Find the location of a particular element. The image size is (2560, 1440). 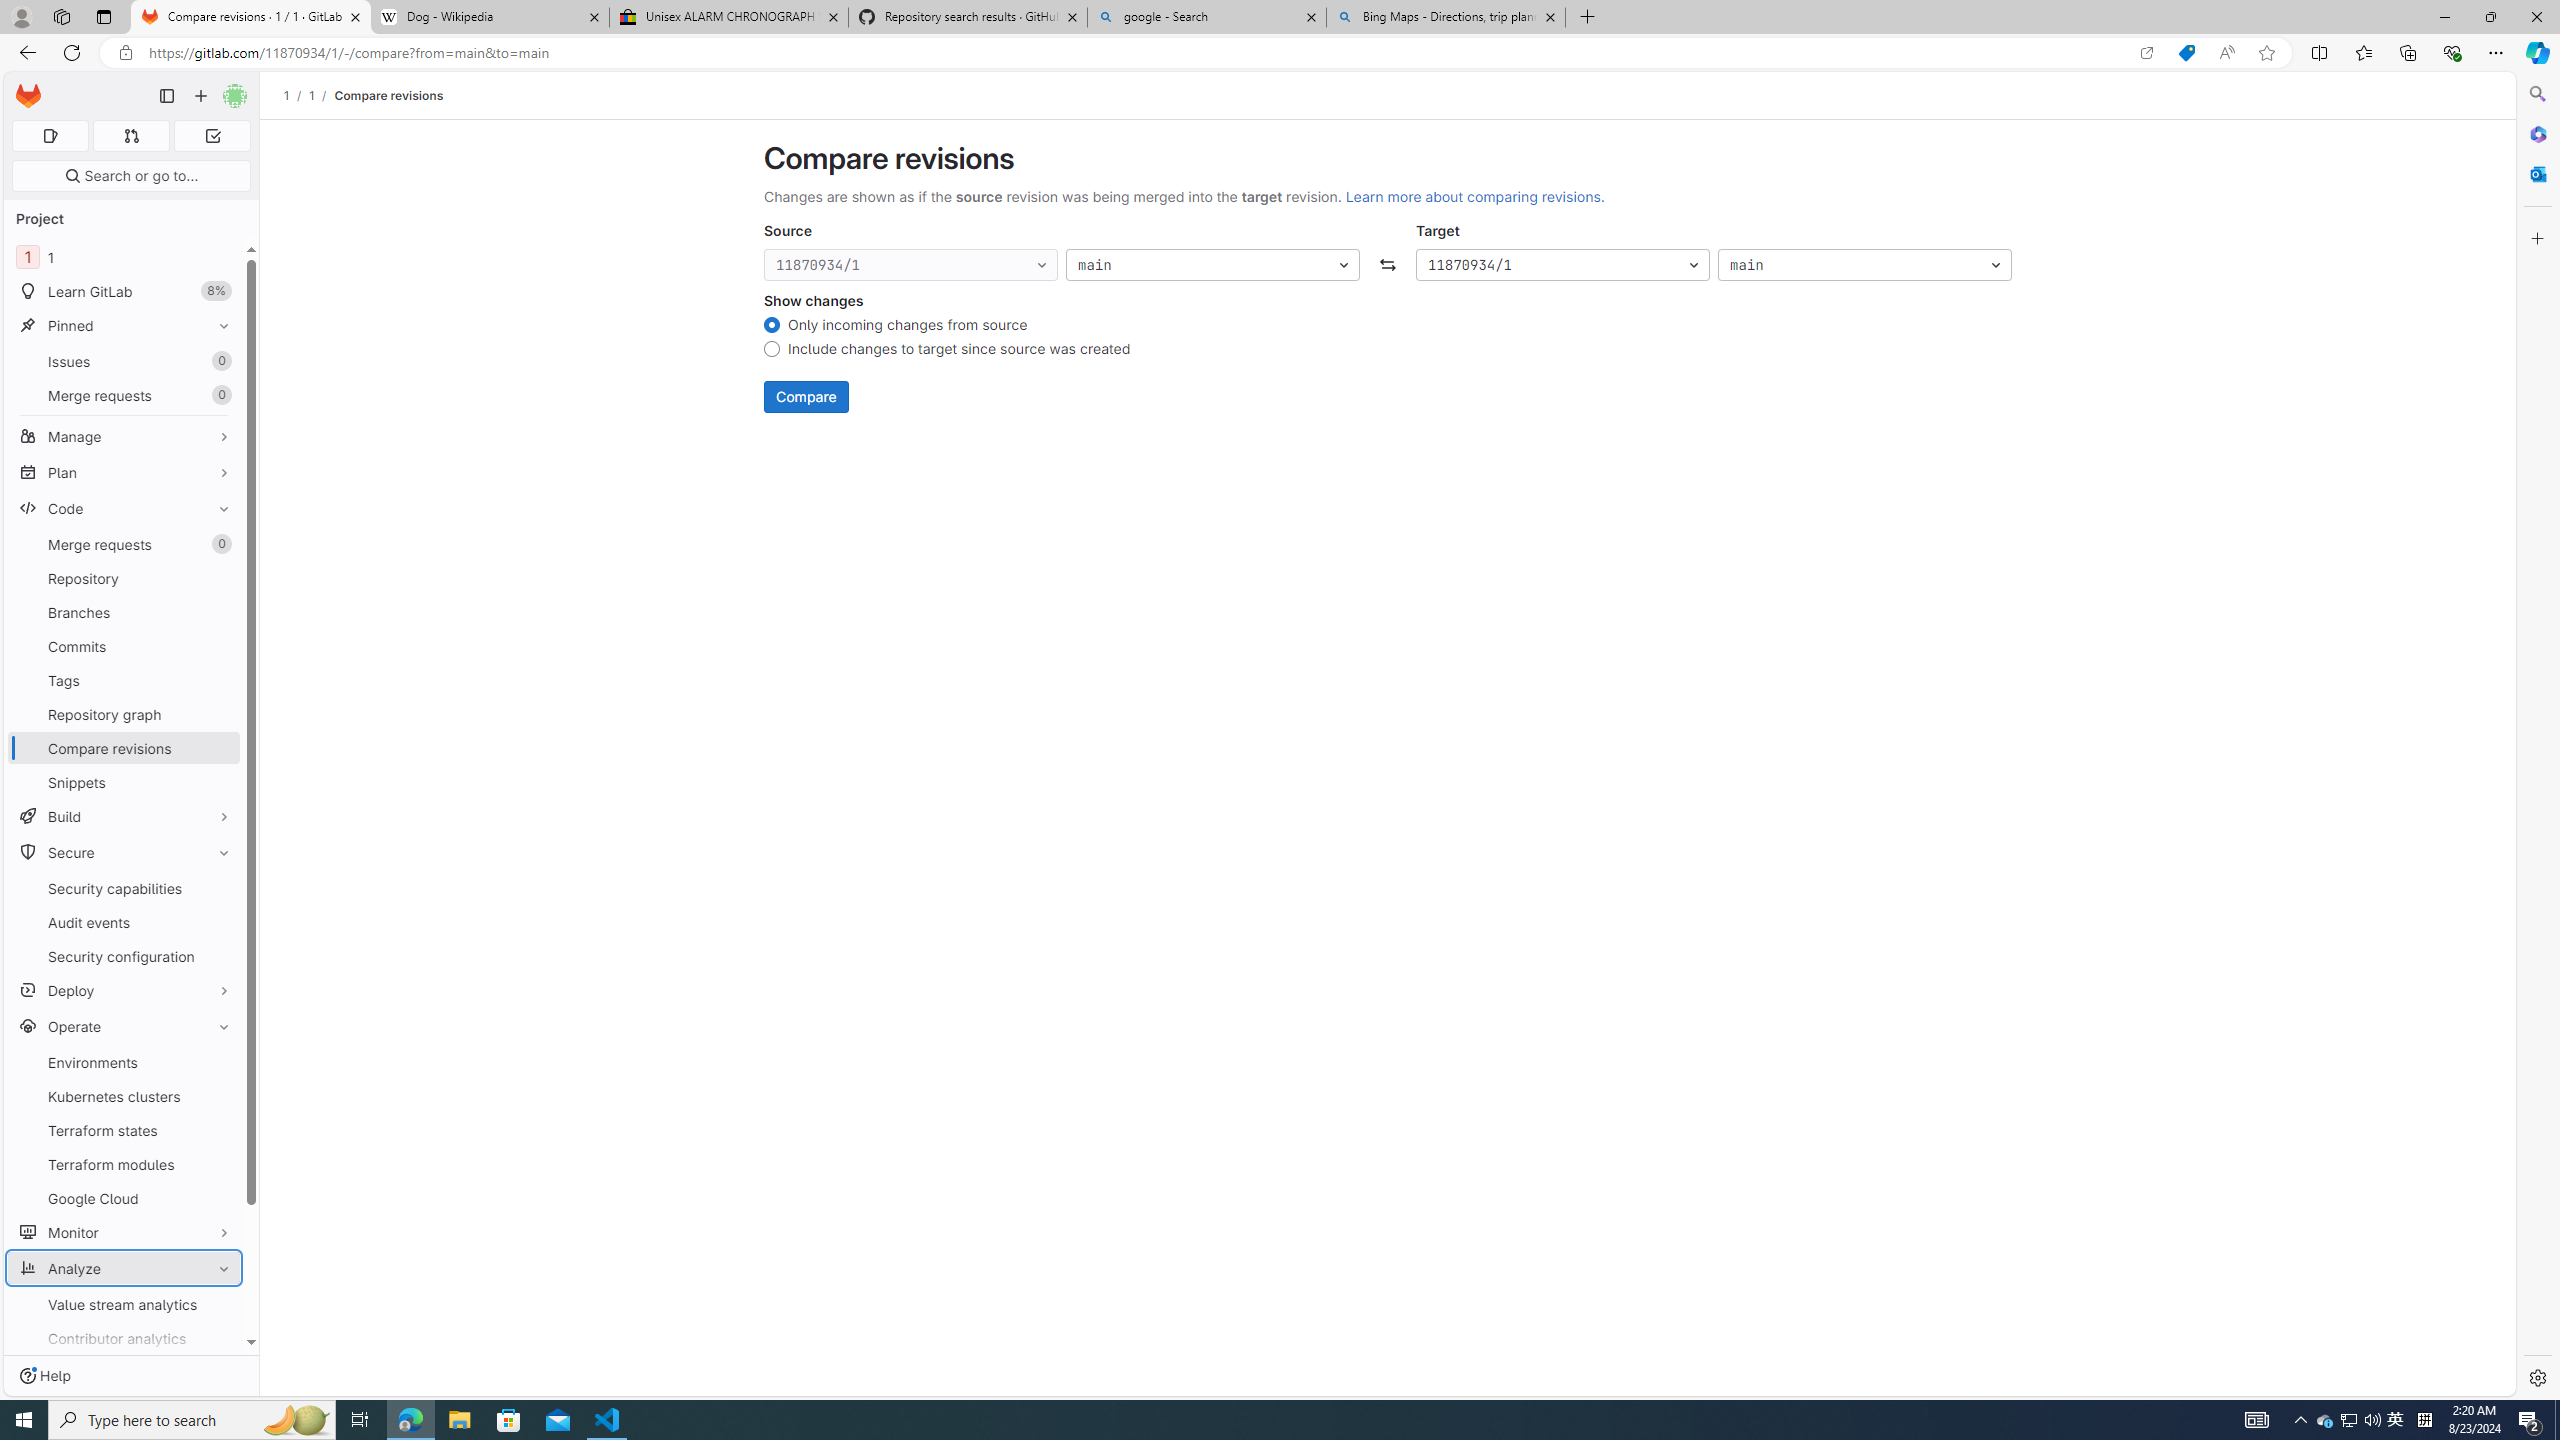

'Security capabilities' is located at coordinates (123, 888).